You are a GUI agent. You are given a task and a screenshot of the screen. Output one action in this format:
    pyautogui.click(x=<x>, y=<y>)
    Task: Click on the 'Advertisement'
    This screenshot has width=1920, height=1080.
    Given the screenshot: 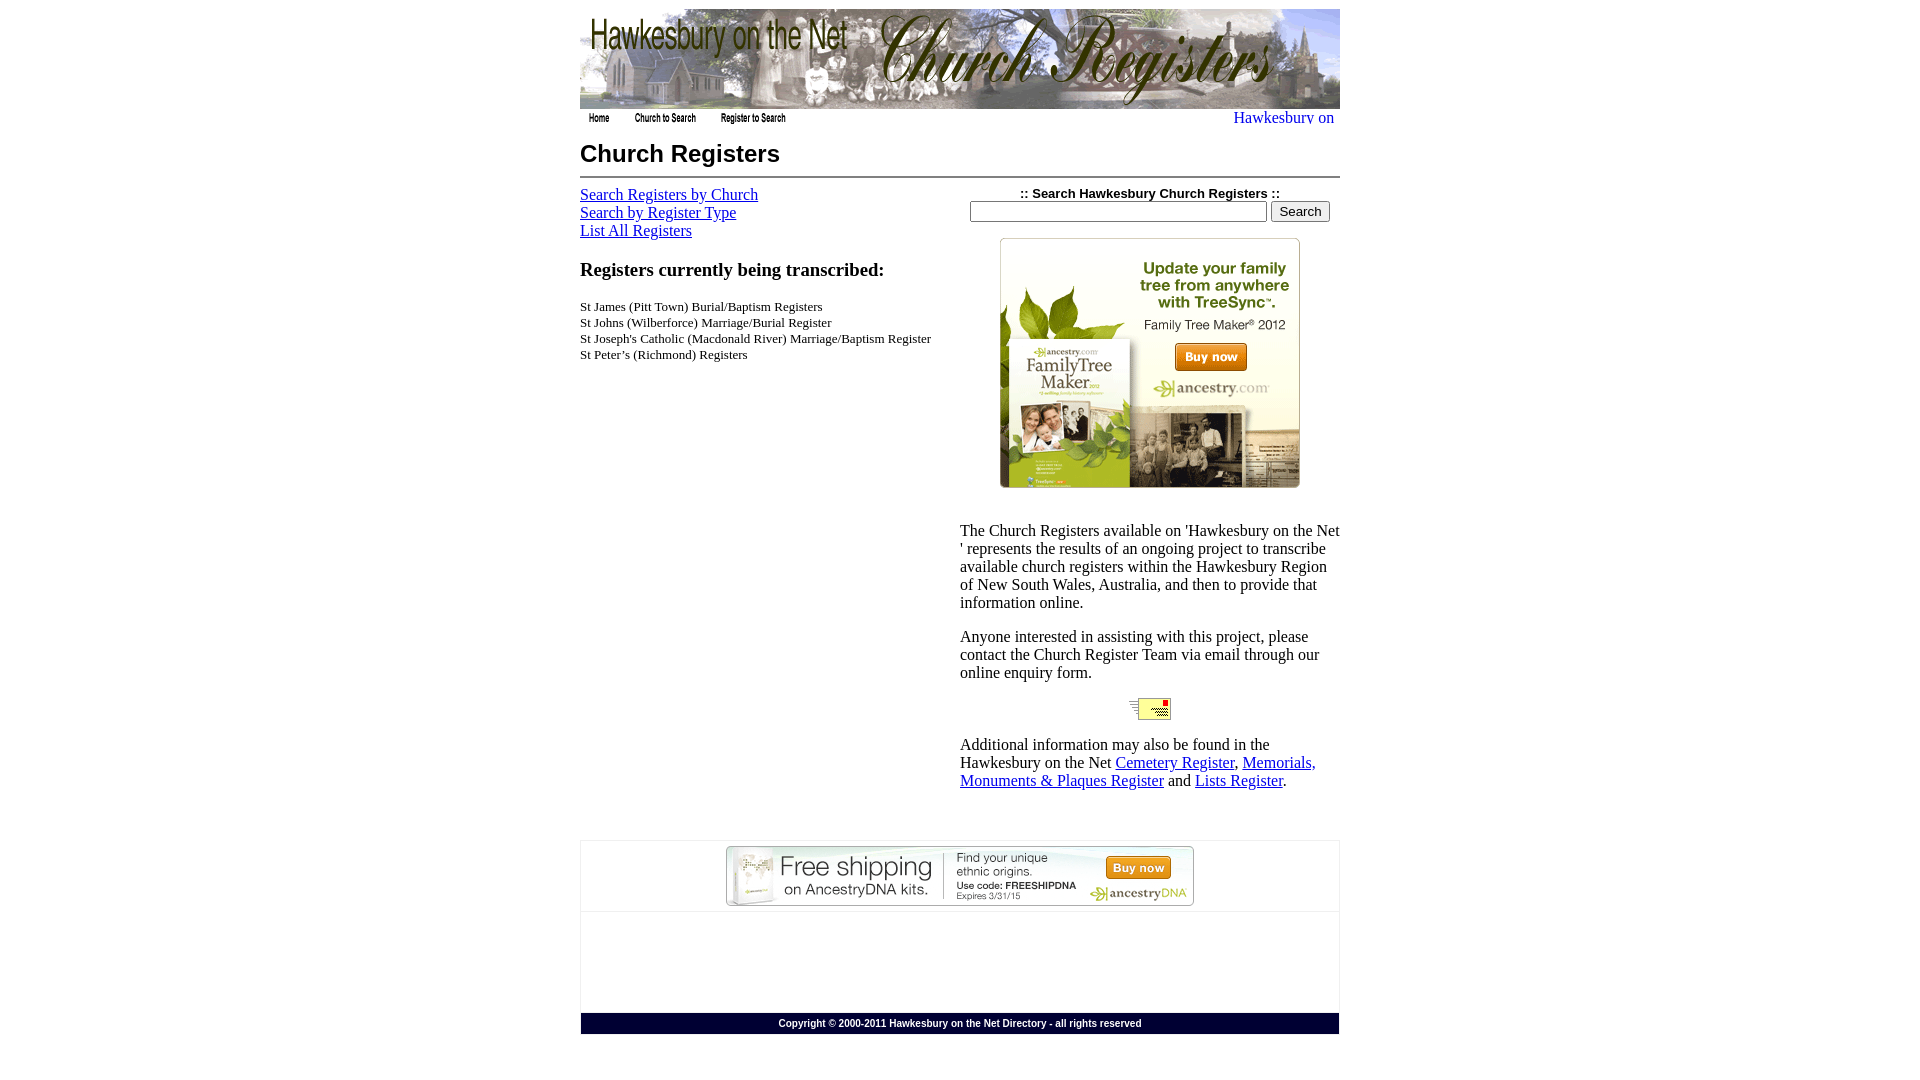 What is the action you would take?
    pyautogui.click(x=960, y=960)
    